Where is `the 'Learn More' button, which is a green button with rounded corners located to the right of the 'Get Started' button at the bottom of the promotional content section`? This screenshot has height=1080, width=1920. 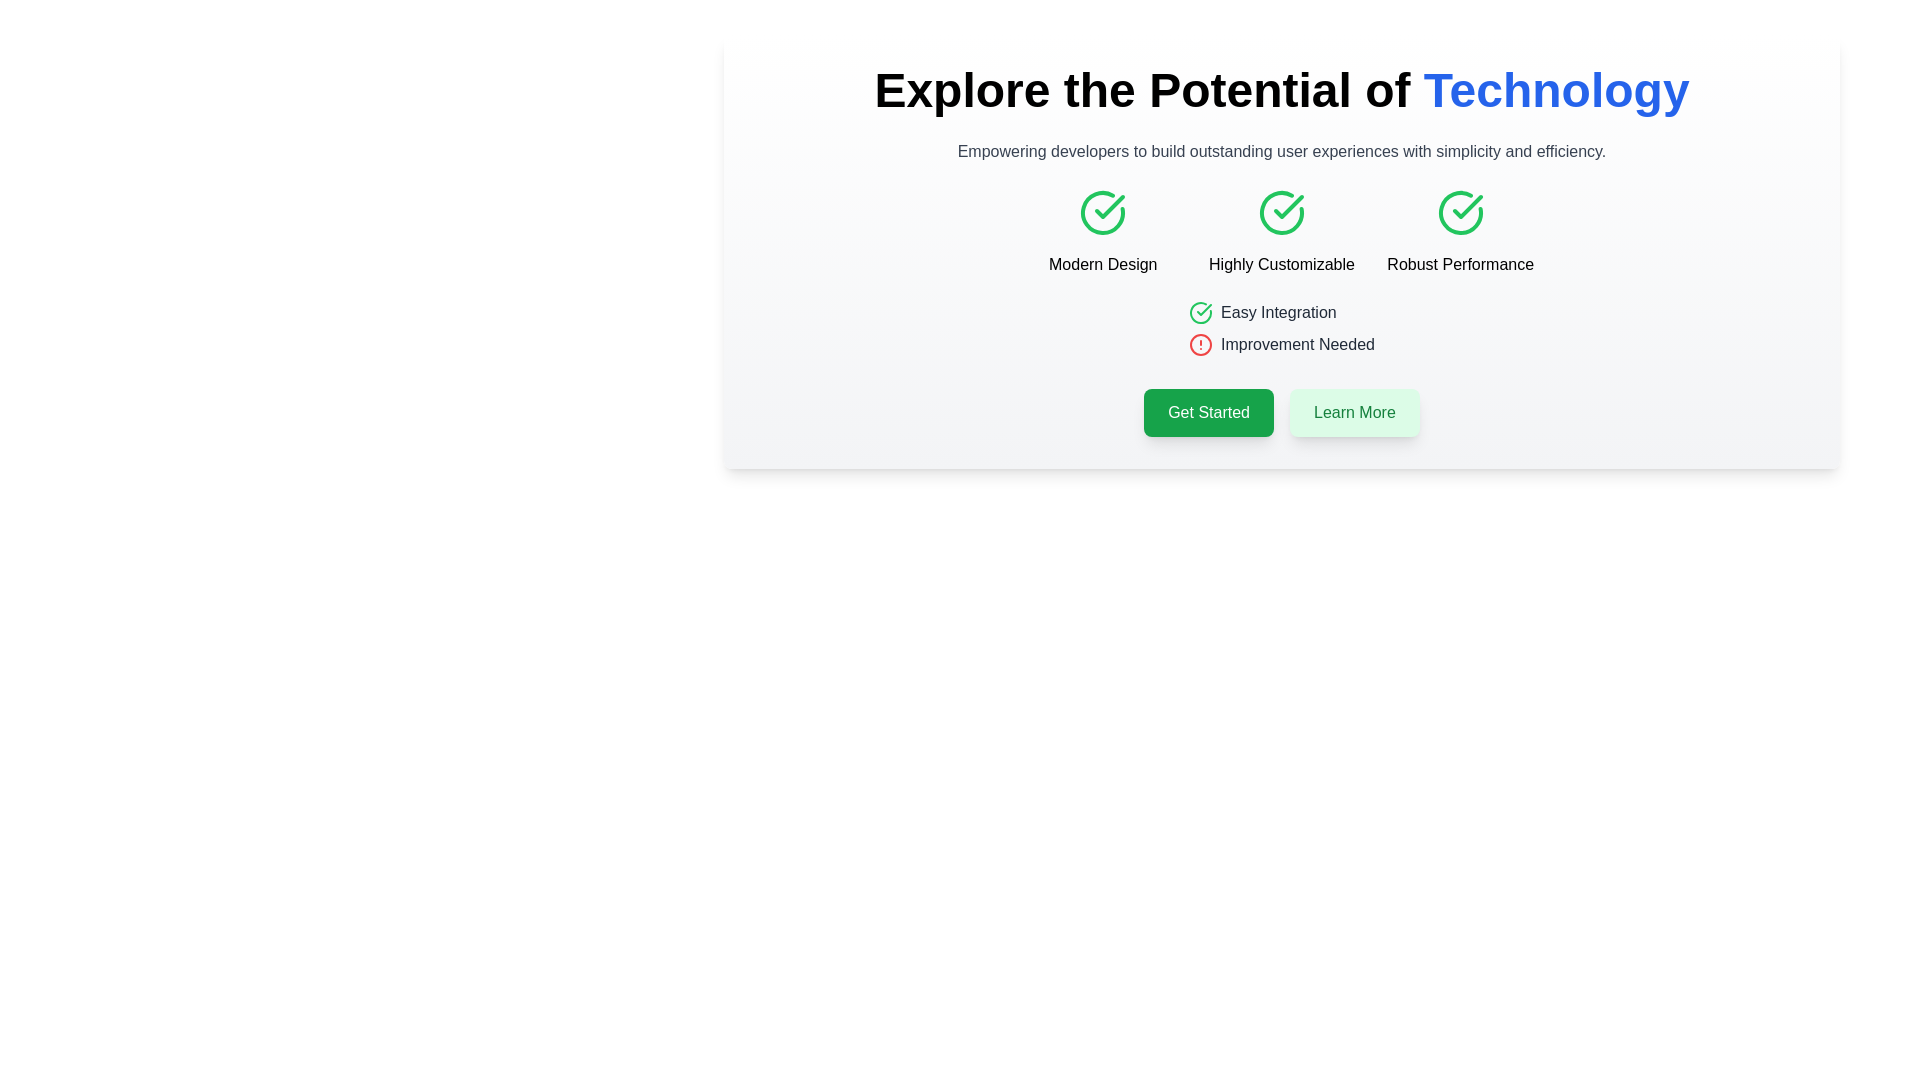
the 'Learn More' button, which is a green button with rounded corners located to the right of the 'Get Started' button at the bottom of the promotional content section is located at coordinates (1353, 411).